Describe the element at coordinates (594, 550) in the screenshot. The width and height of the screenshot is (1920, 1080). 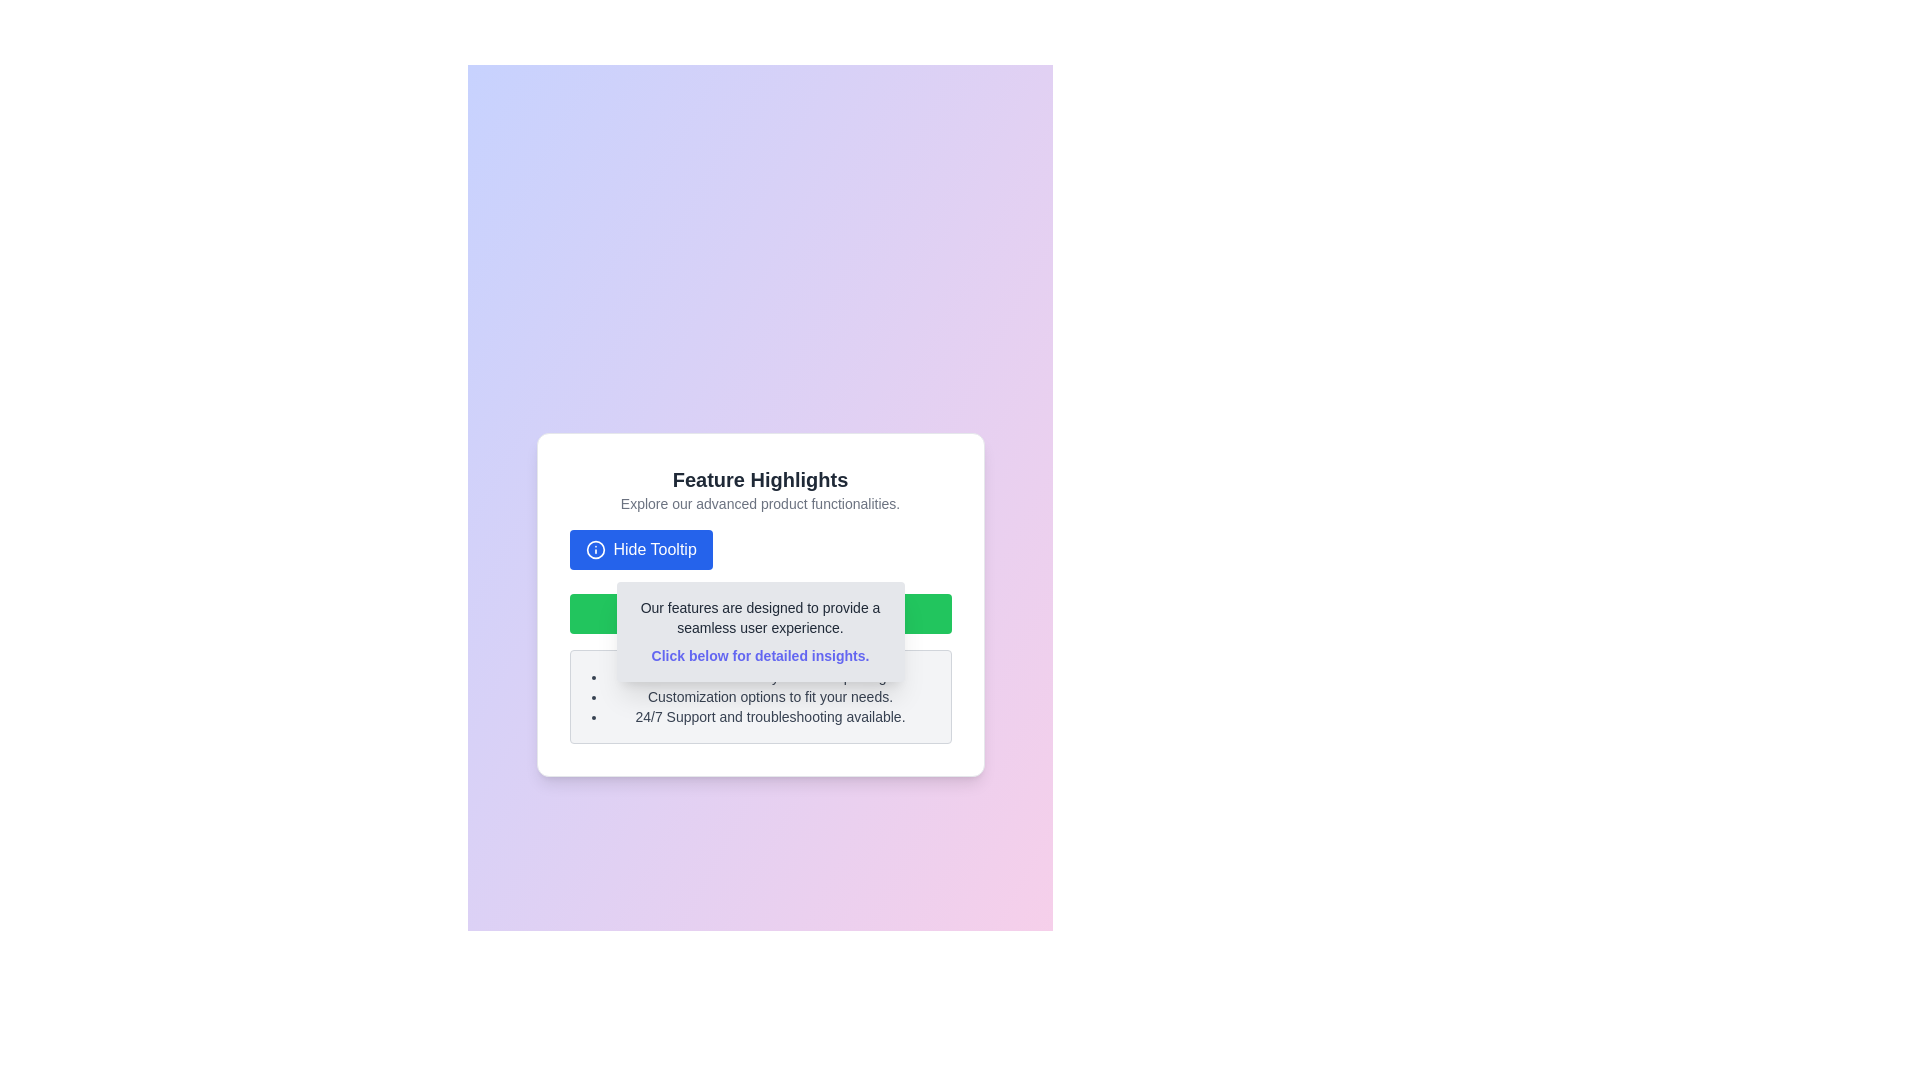
I see `the 'Hide Tooltip' button, which contains a circular info icon (i) to the left of the button text` at that location.